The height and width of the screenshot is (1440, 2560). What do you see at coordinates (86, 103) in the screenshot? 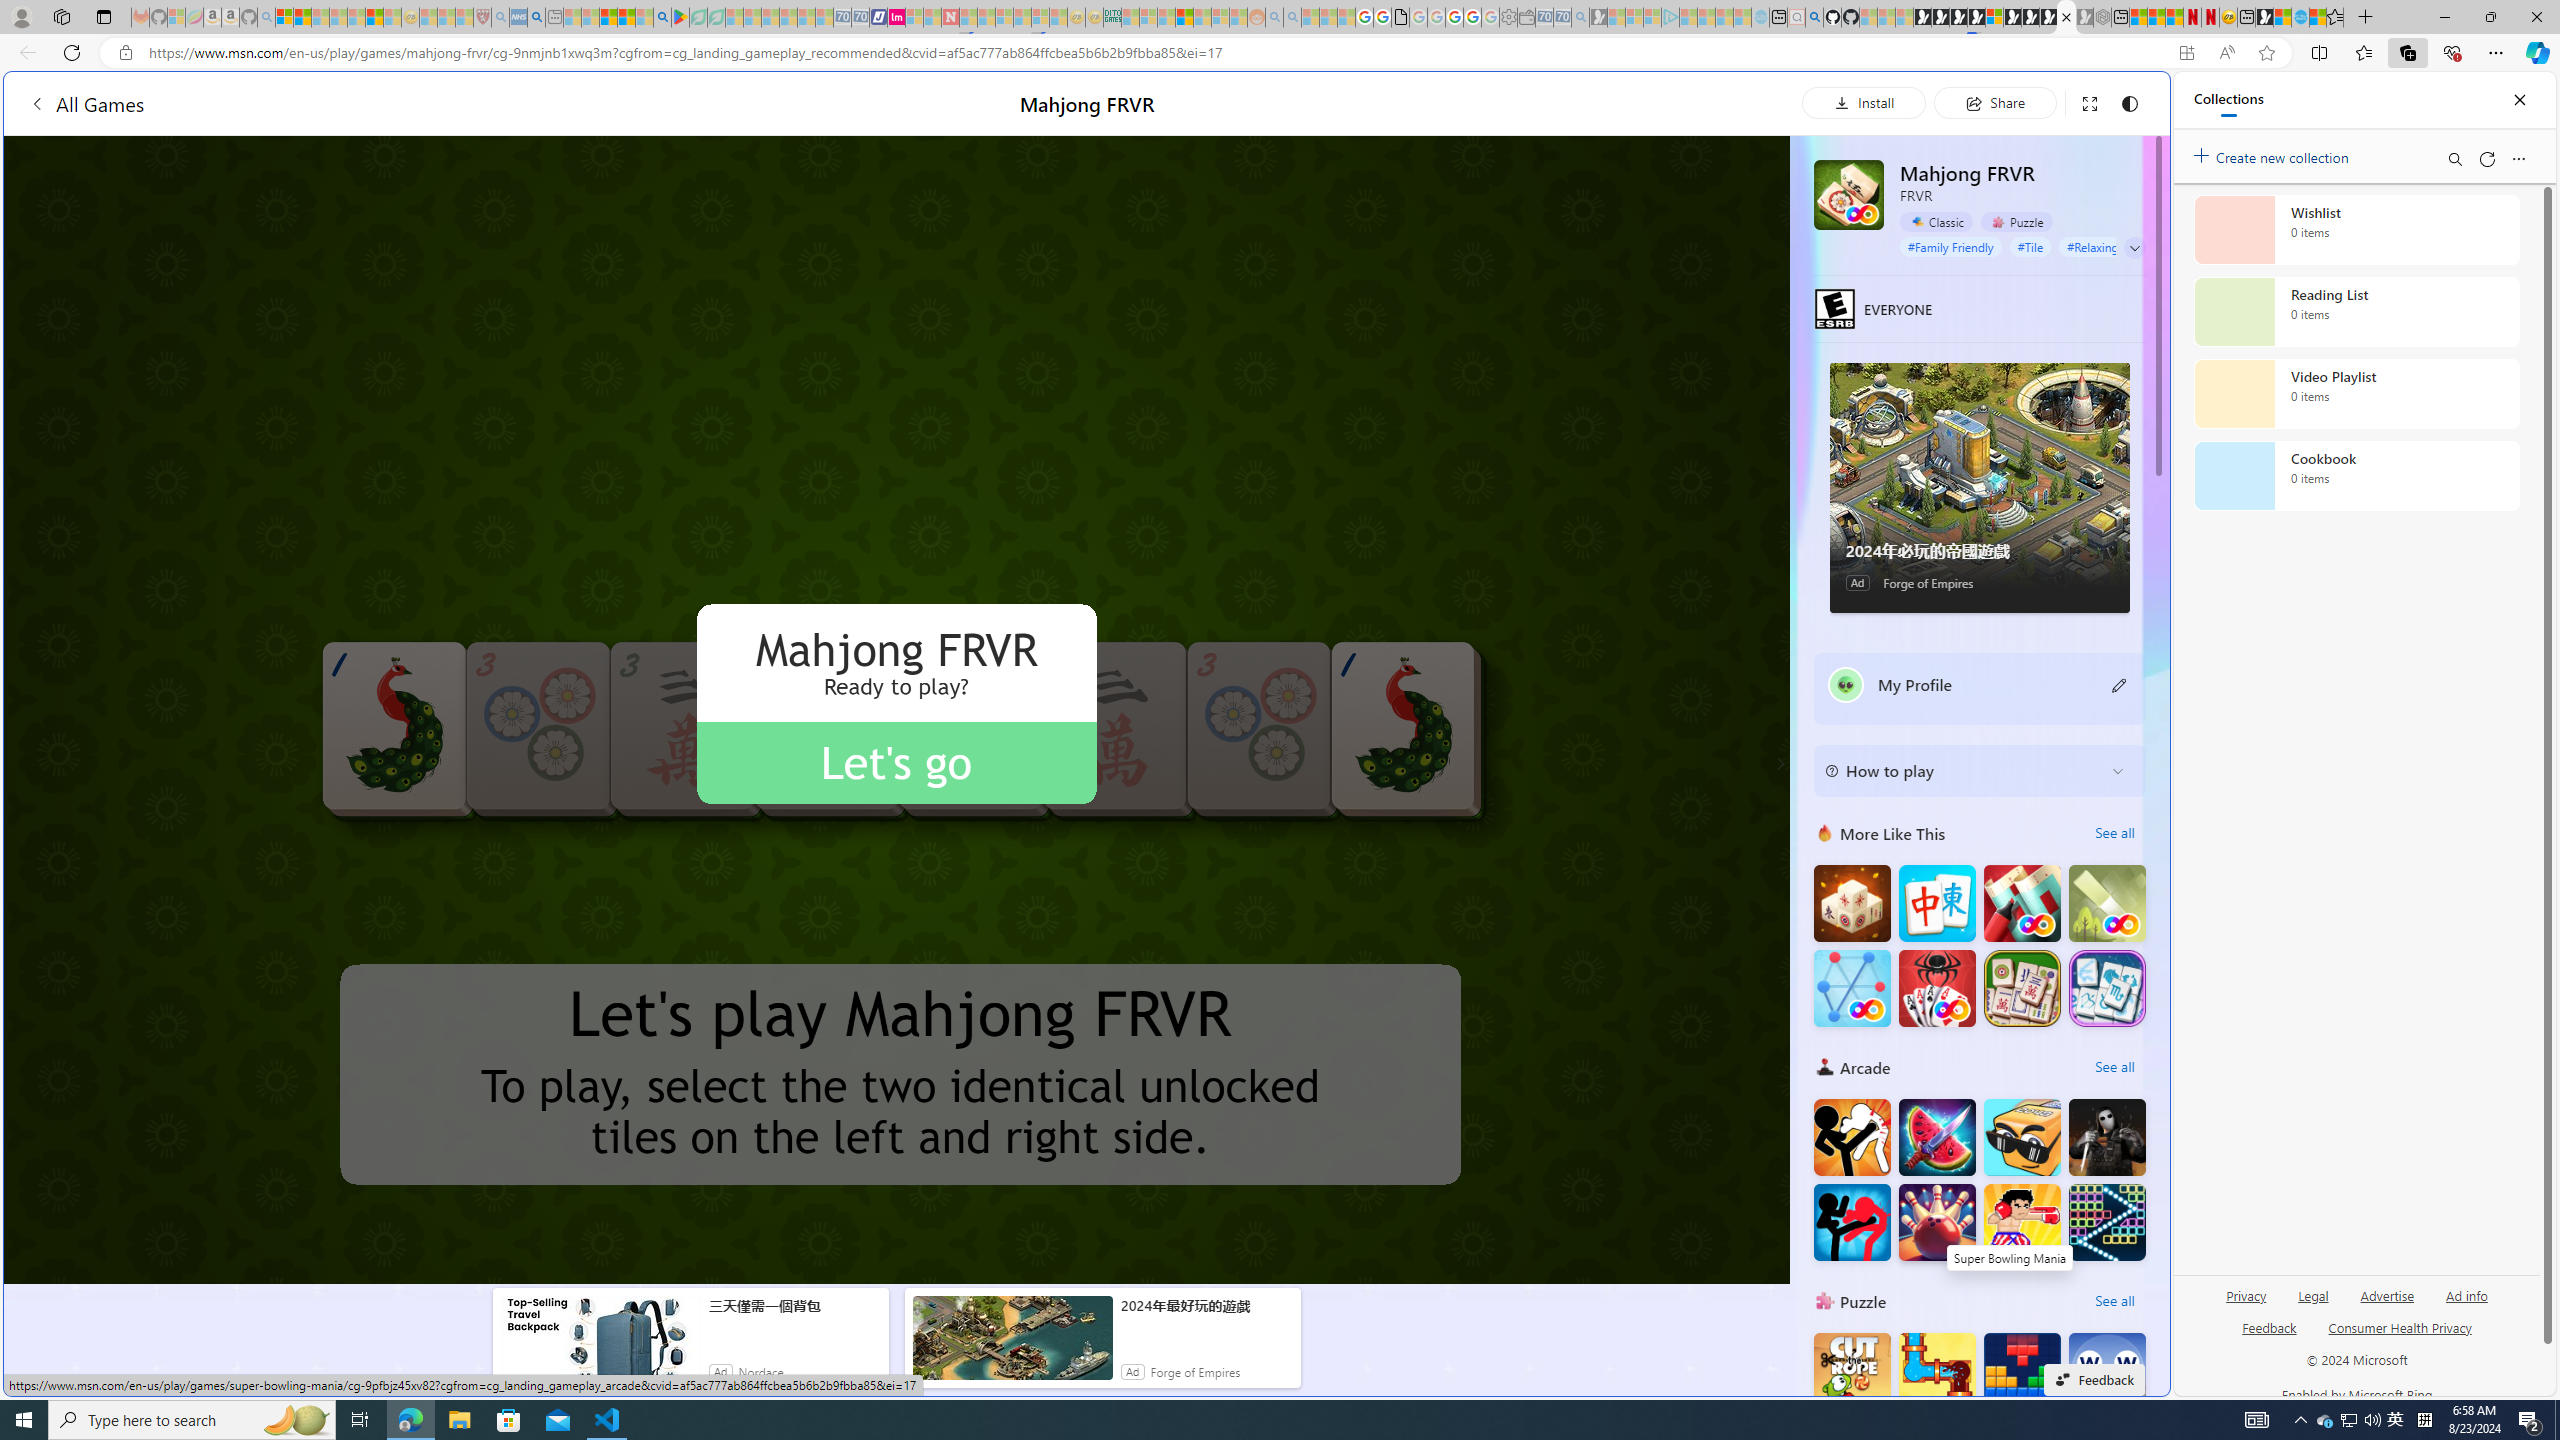
I see `'All Games'` at bounding box center [86, 103].